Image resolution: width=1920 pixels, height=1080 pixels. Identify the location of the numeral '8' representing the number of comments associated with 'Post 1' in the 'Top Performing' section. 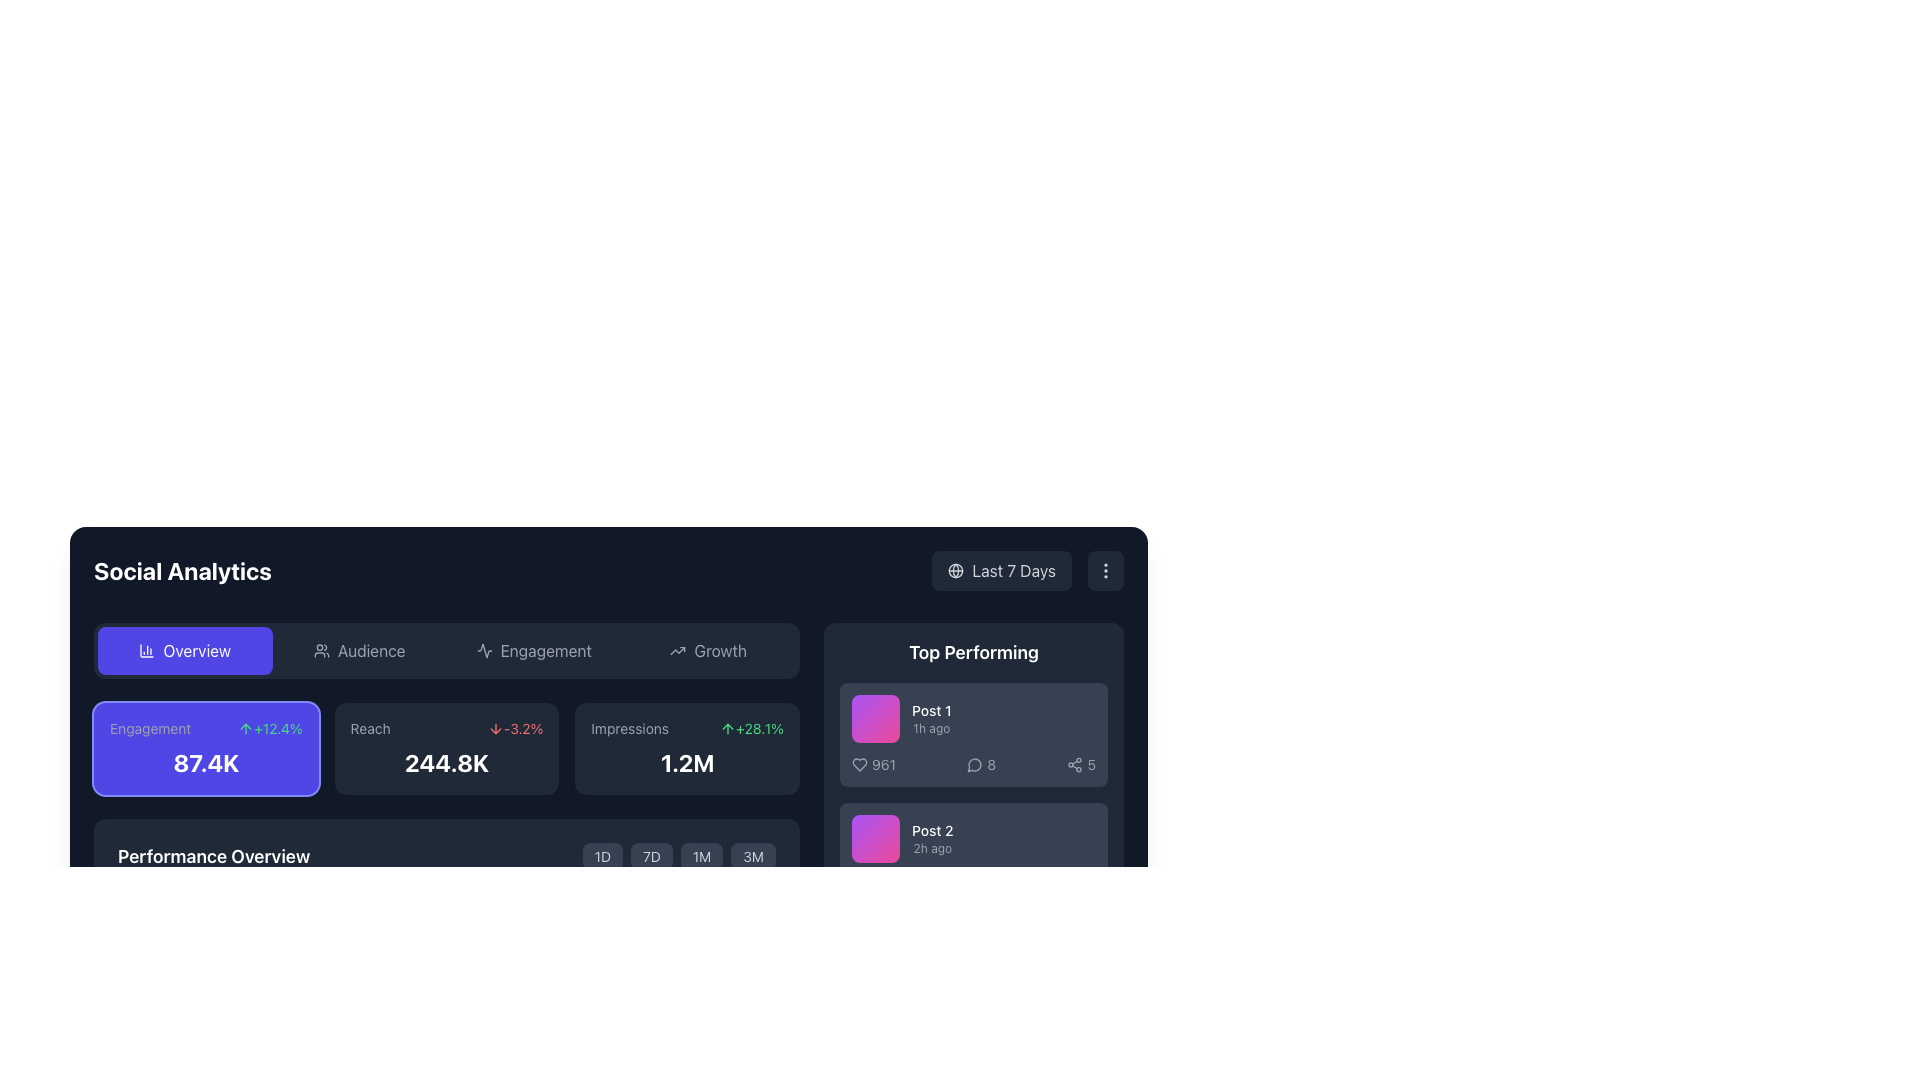
(981, 764).